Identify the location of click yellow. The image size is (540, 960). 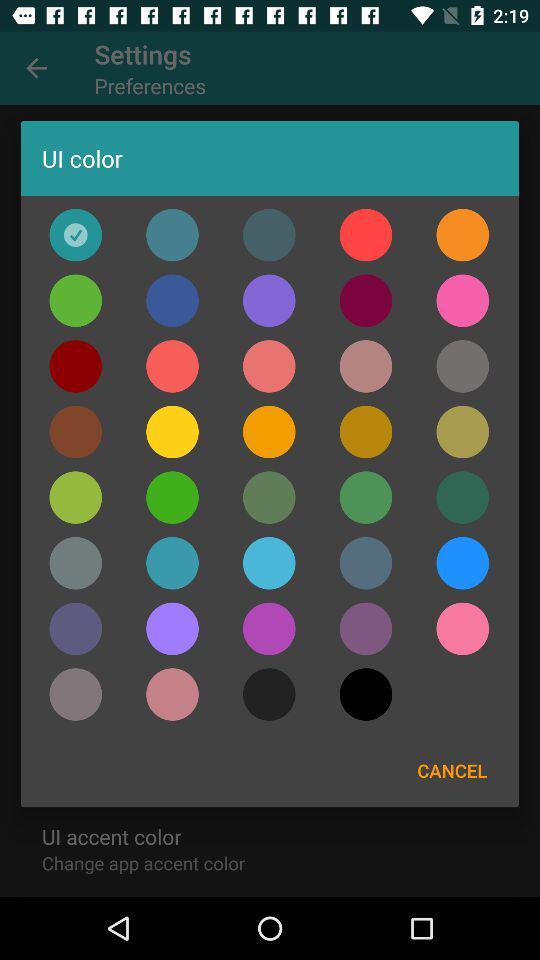
(172, 432).